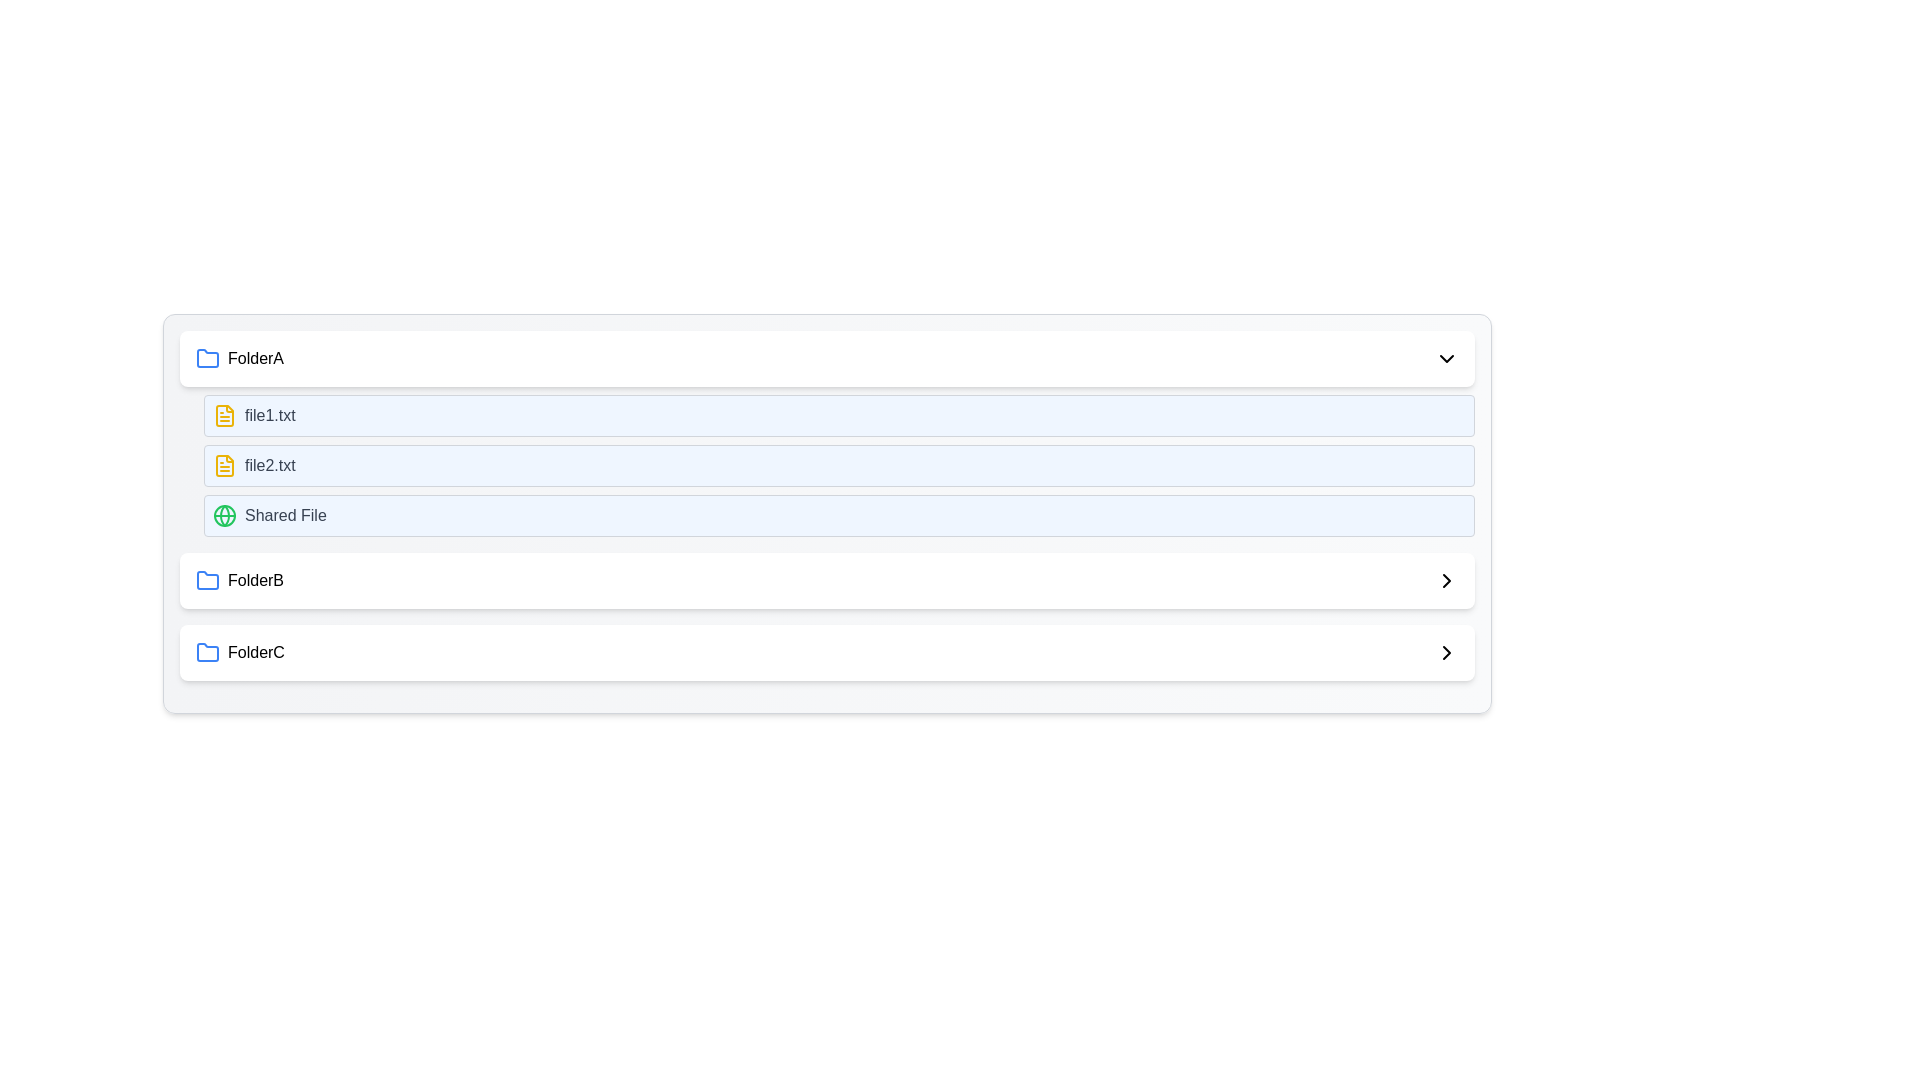  I want to click on the folder icon with a blue outline that precedes the text 'FolderB', so click(207, 579).